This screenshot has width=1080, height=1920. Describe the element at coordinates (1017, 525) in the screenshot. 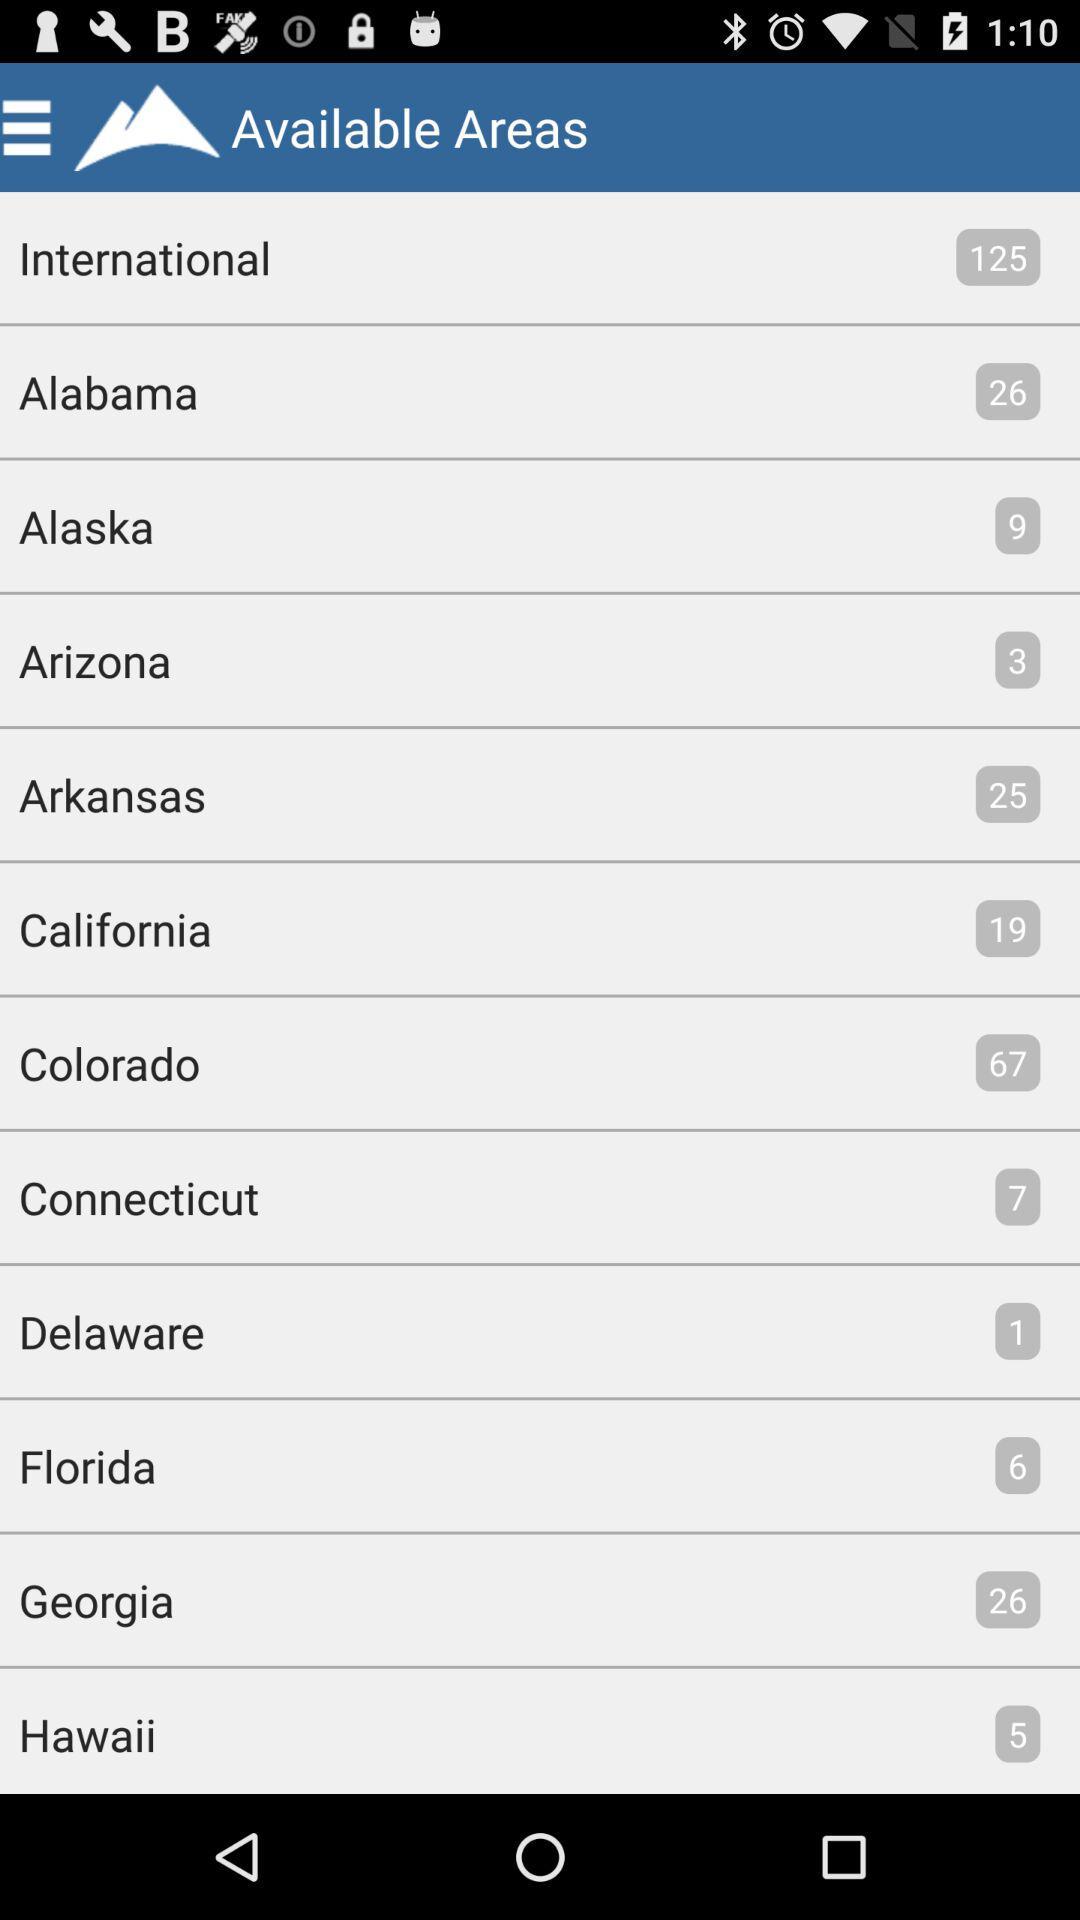

I see `the 9 icon` at that location.